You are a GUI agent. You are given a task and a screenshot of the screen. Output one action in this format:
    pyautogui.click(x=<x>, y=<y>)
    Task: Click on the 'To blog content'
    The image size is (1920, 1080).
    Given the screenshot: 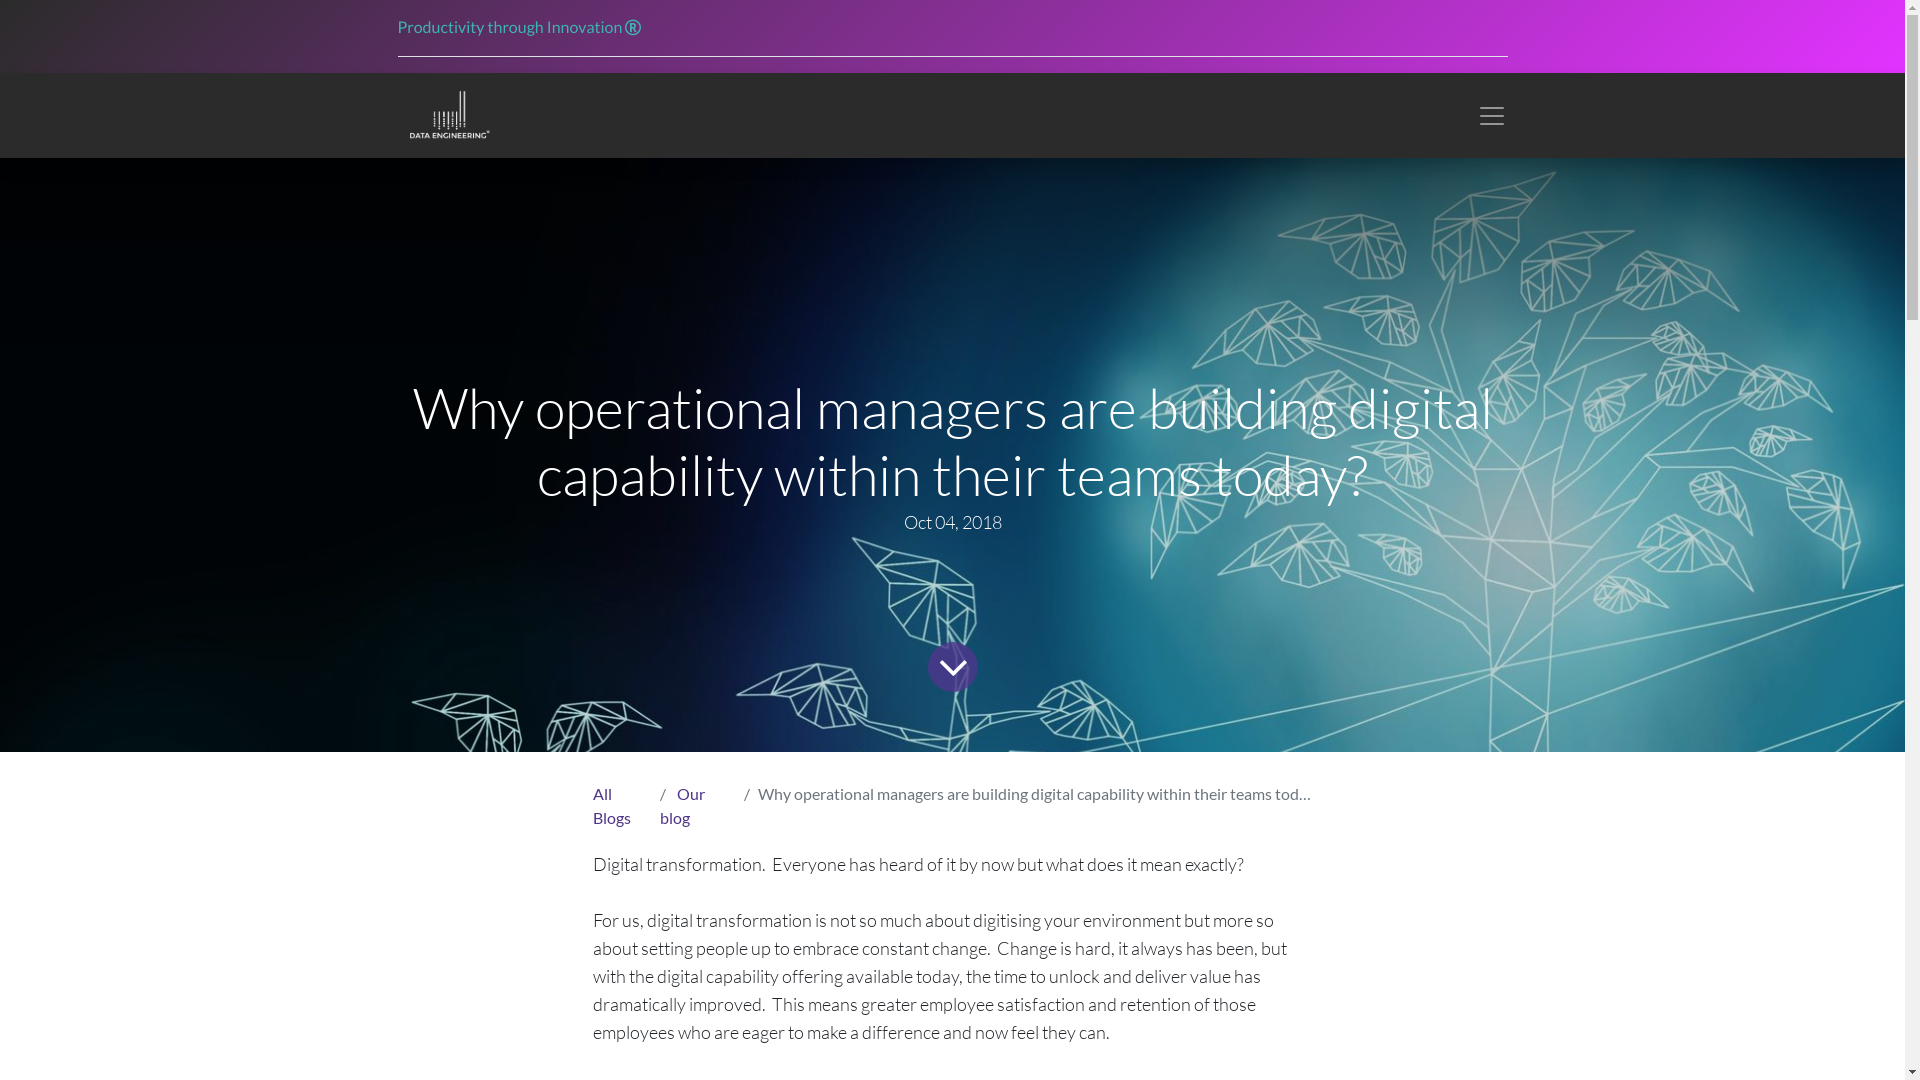 What is the action you would take?
    pyautogui.click(x=949, y=663)
    